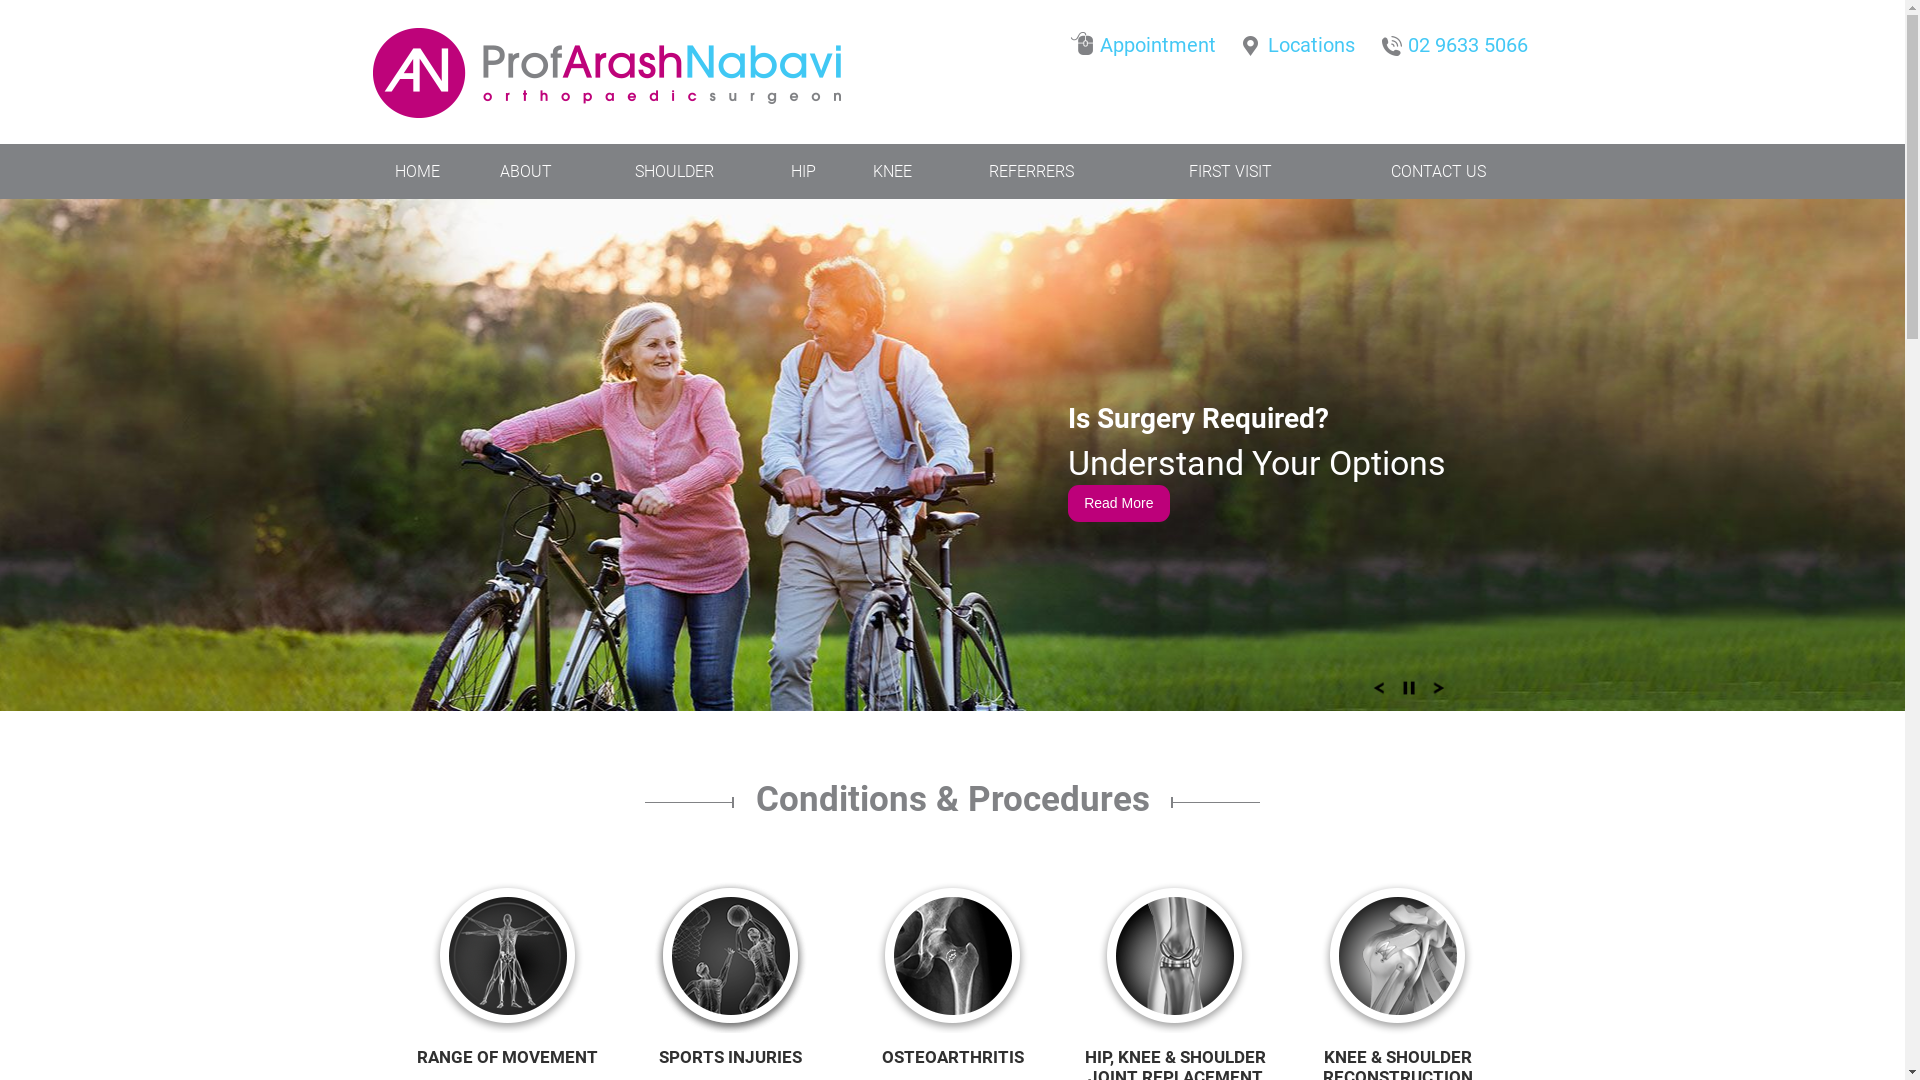 The height and width of the screenshot is (1080, 1920). I want to click on 'Conditions & Procedures', so click(952, 829).